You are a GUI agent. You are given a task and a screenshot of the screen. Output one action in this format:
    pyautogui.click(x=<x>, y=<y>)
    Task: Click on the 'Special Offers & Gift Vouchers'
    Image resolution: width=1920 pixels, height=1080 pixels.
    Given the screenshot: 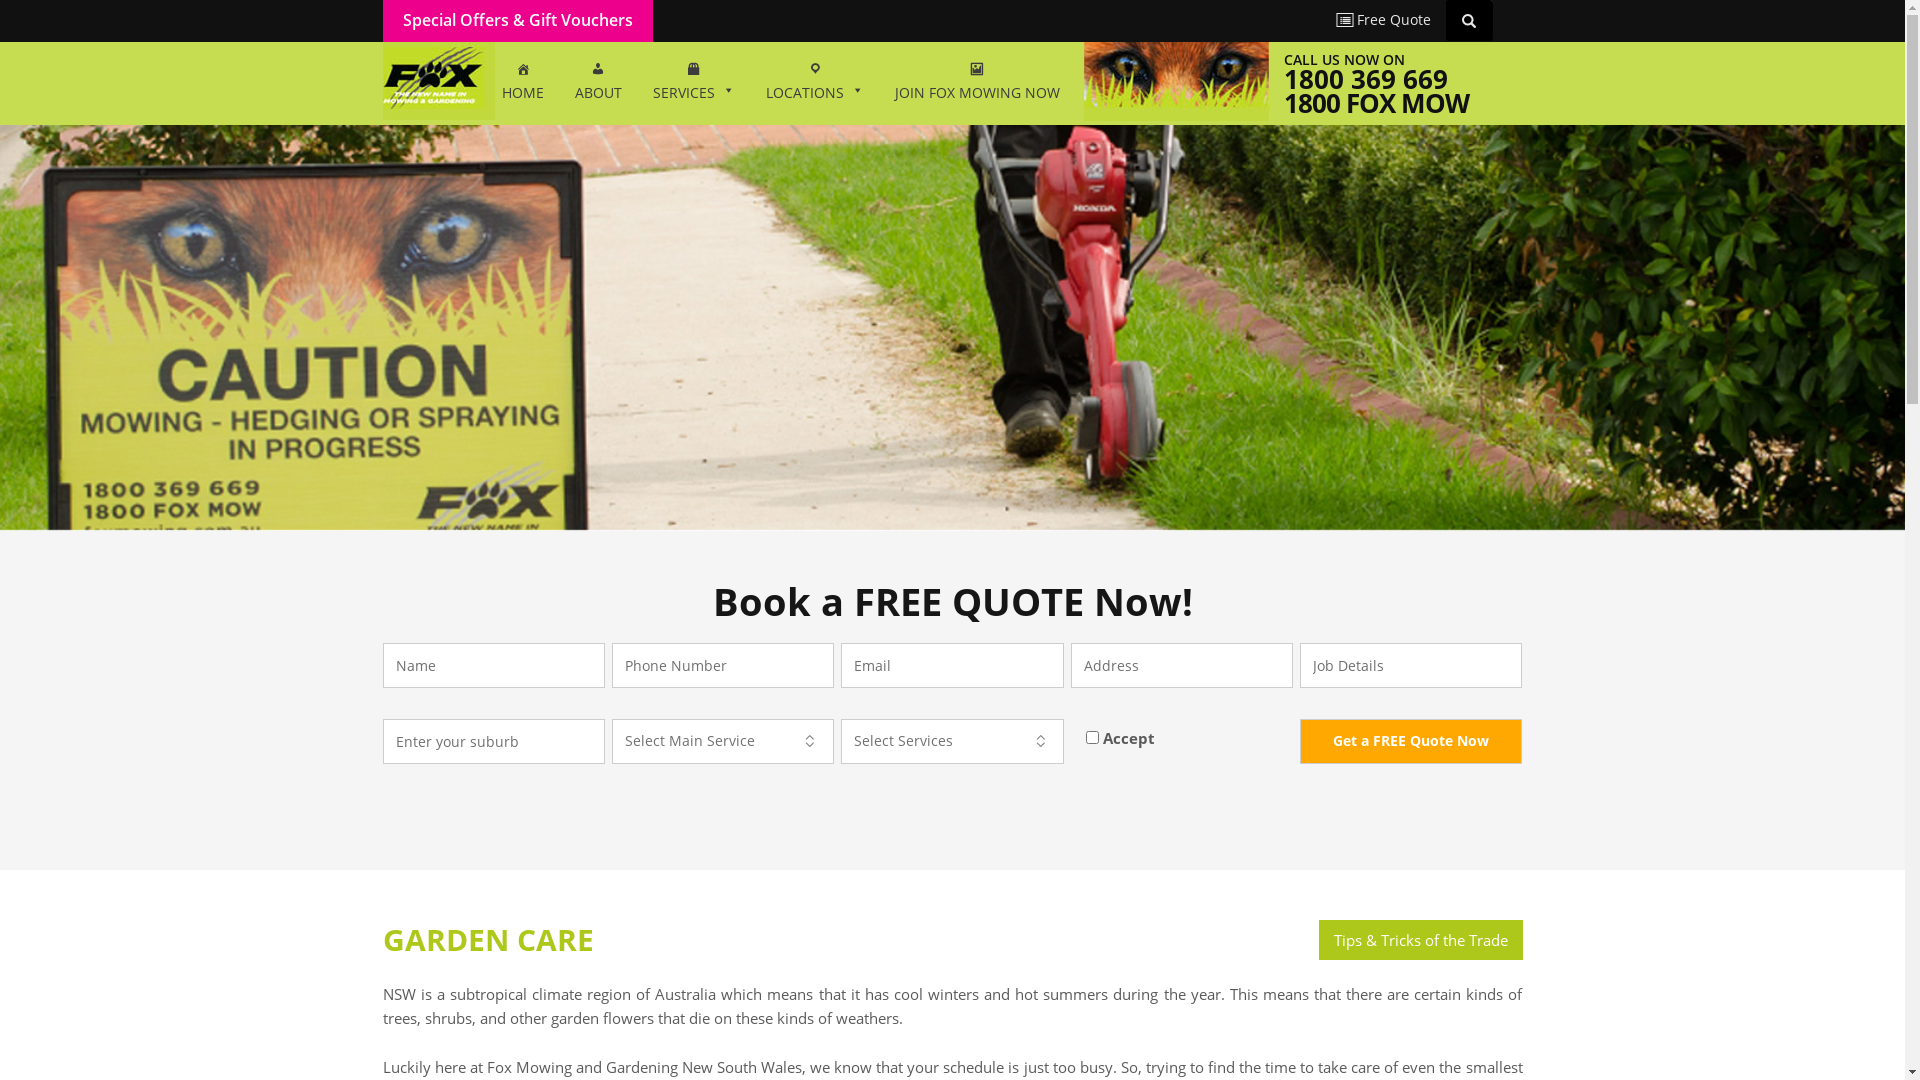 What is the action you would take?
    pyautogui.click(x=401, y=19)
    